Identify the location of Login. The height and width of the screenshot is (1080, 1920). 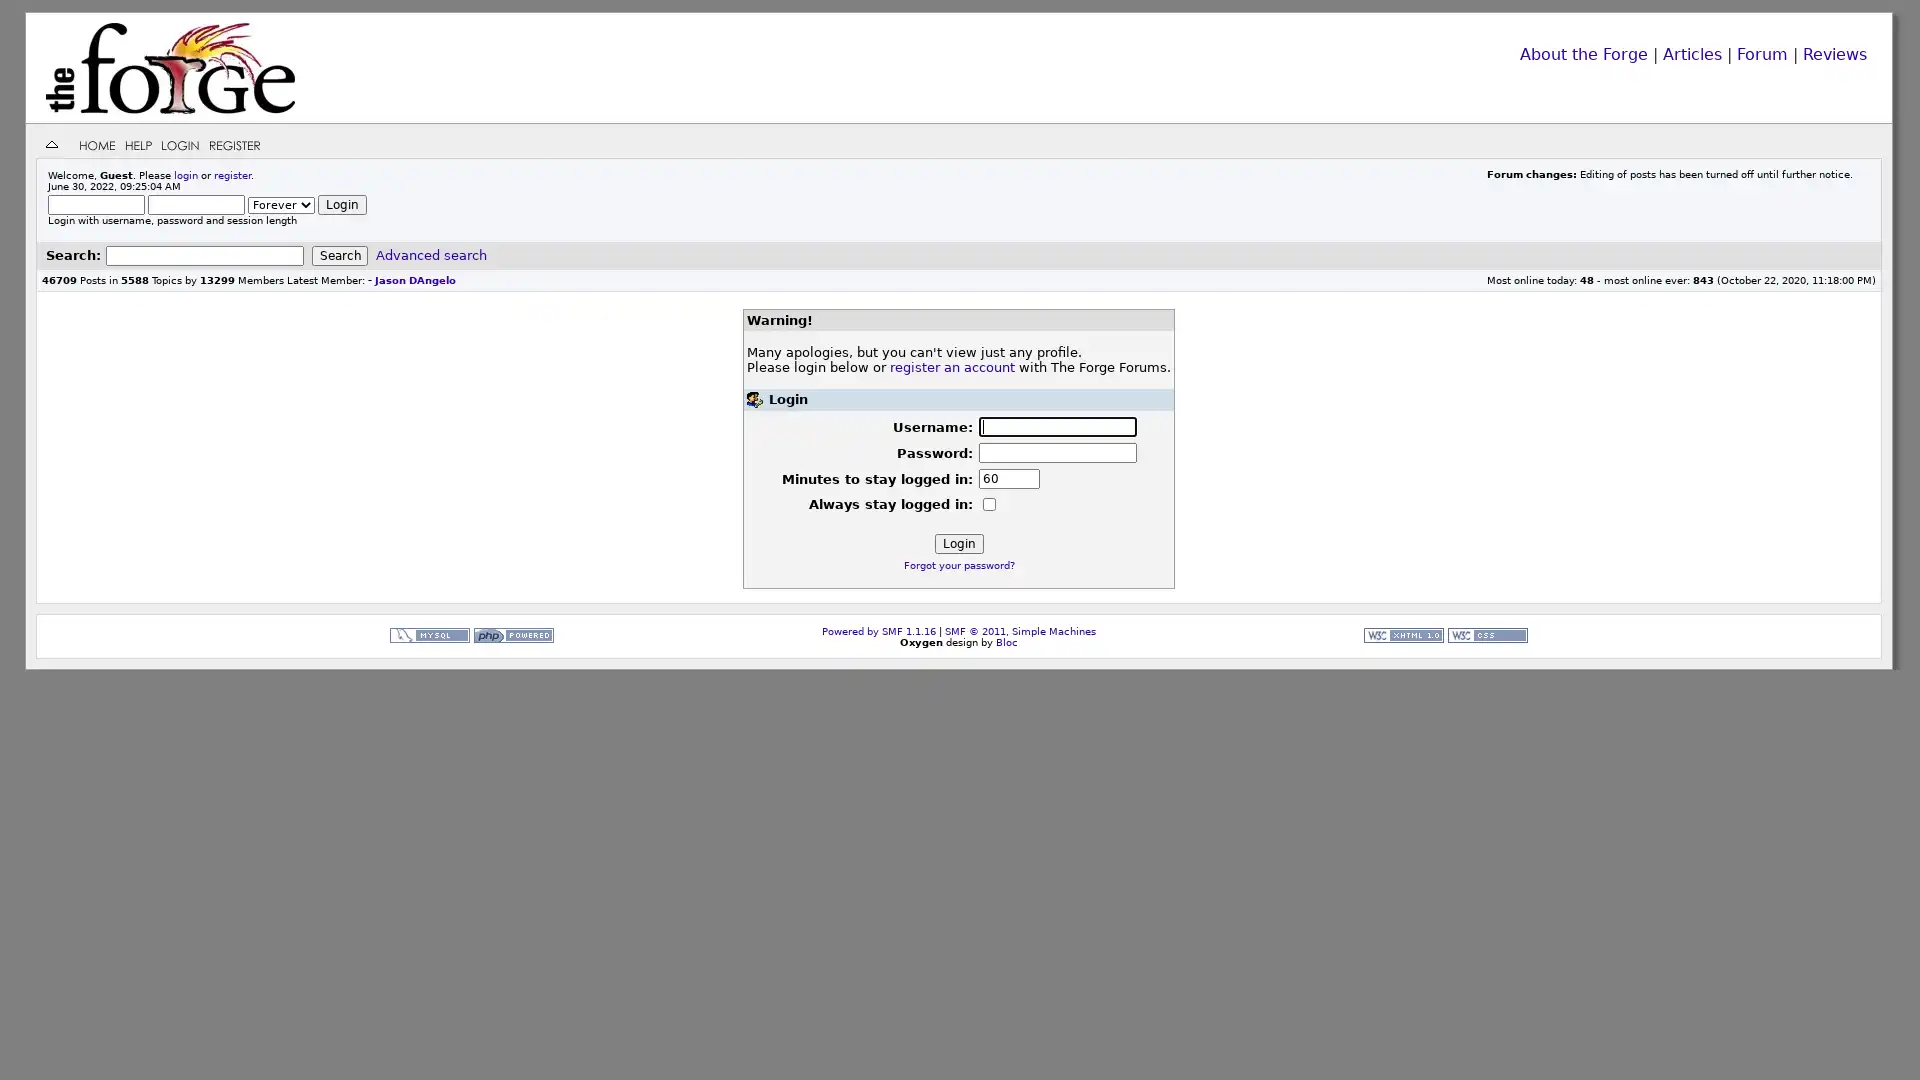
(957, 543).